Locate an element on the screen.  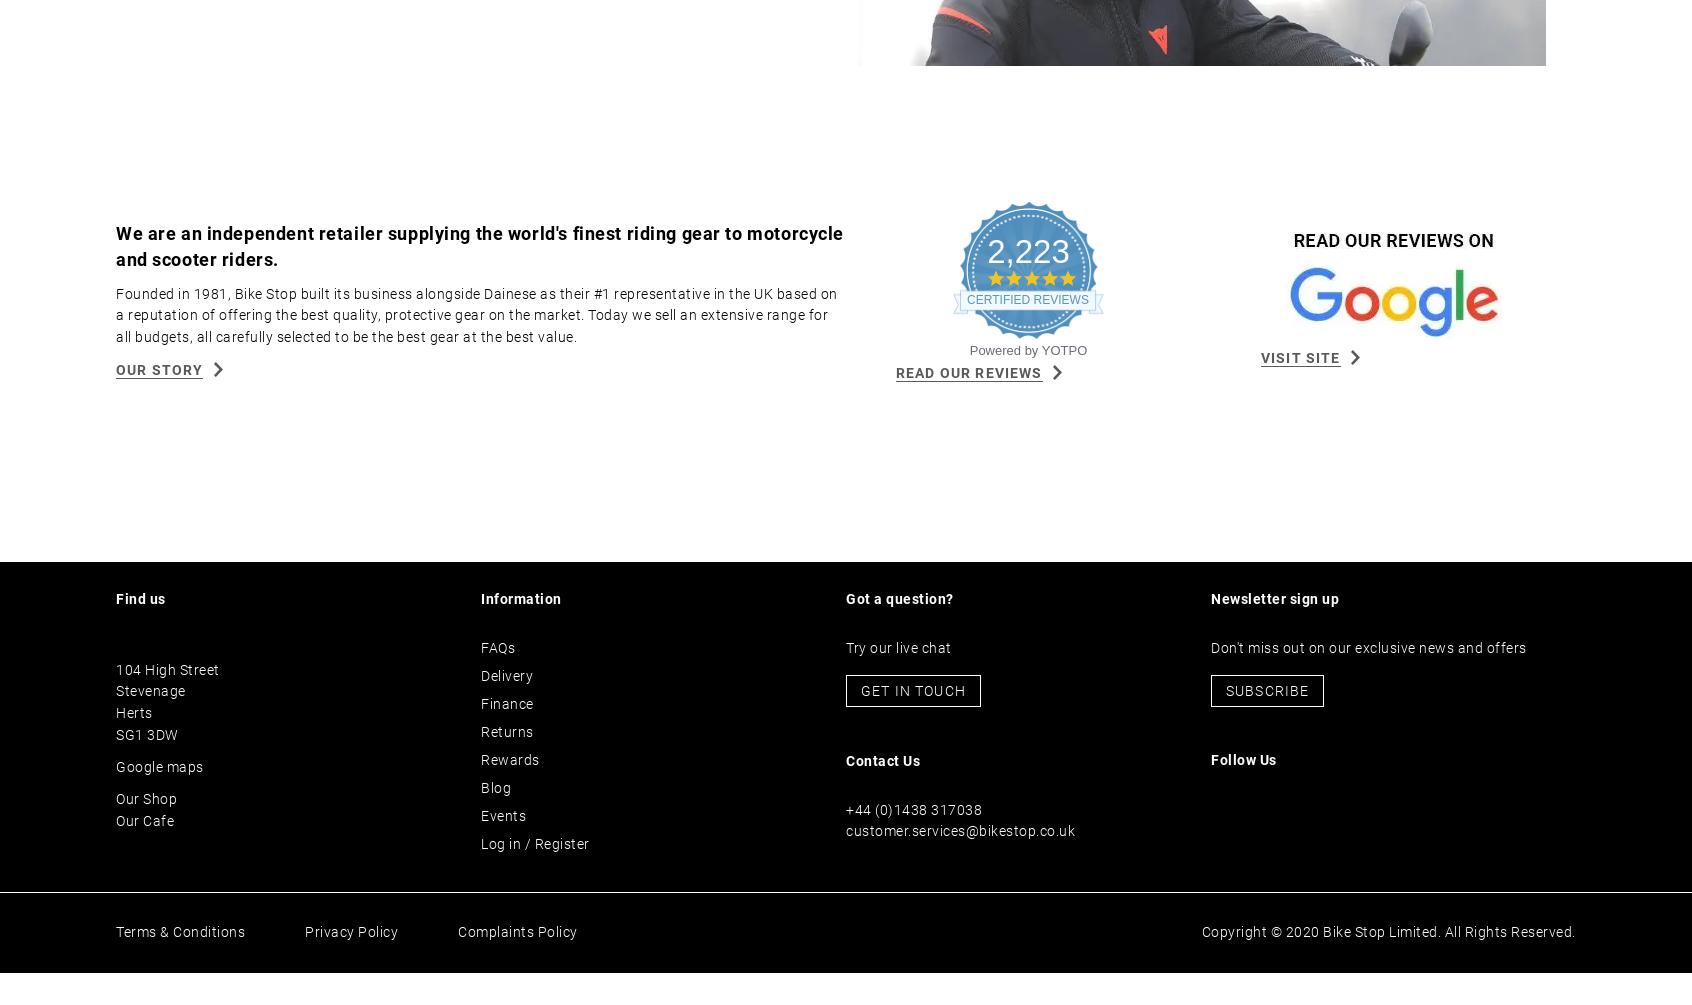
'Founded in 1981, Bike Stop built its business alongside Dainese as their #1 representative in the UK based on a reputation of offering the best quality, protective gear on the market. Today we sell an extensive range for all budgets, all carefully selected to be the best gear at the best value.' is located at coordinates (475, 348).